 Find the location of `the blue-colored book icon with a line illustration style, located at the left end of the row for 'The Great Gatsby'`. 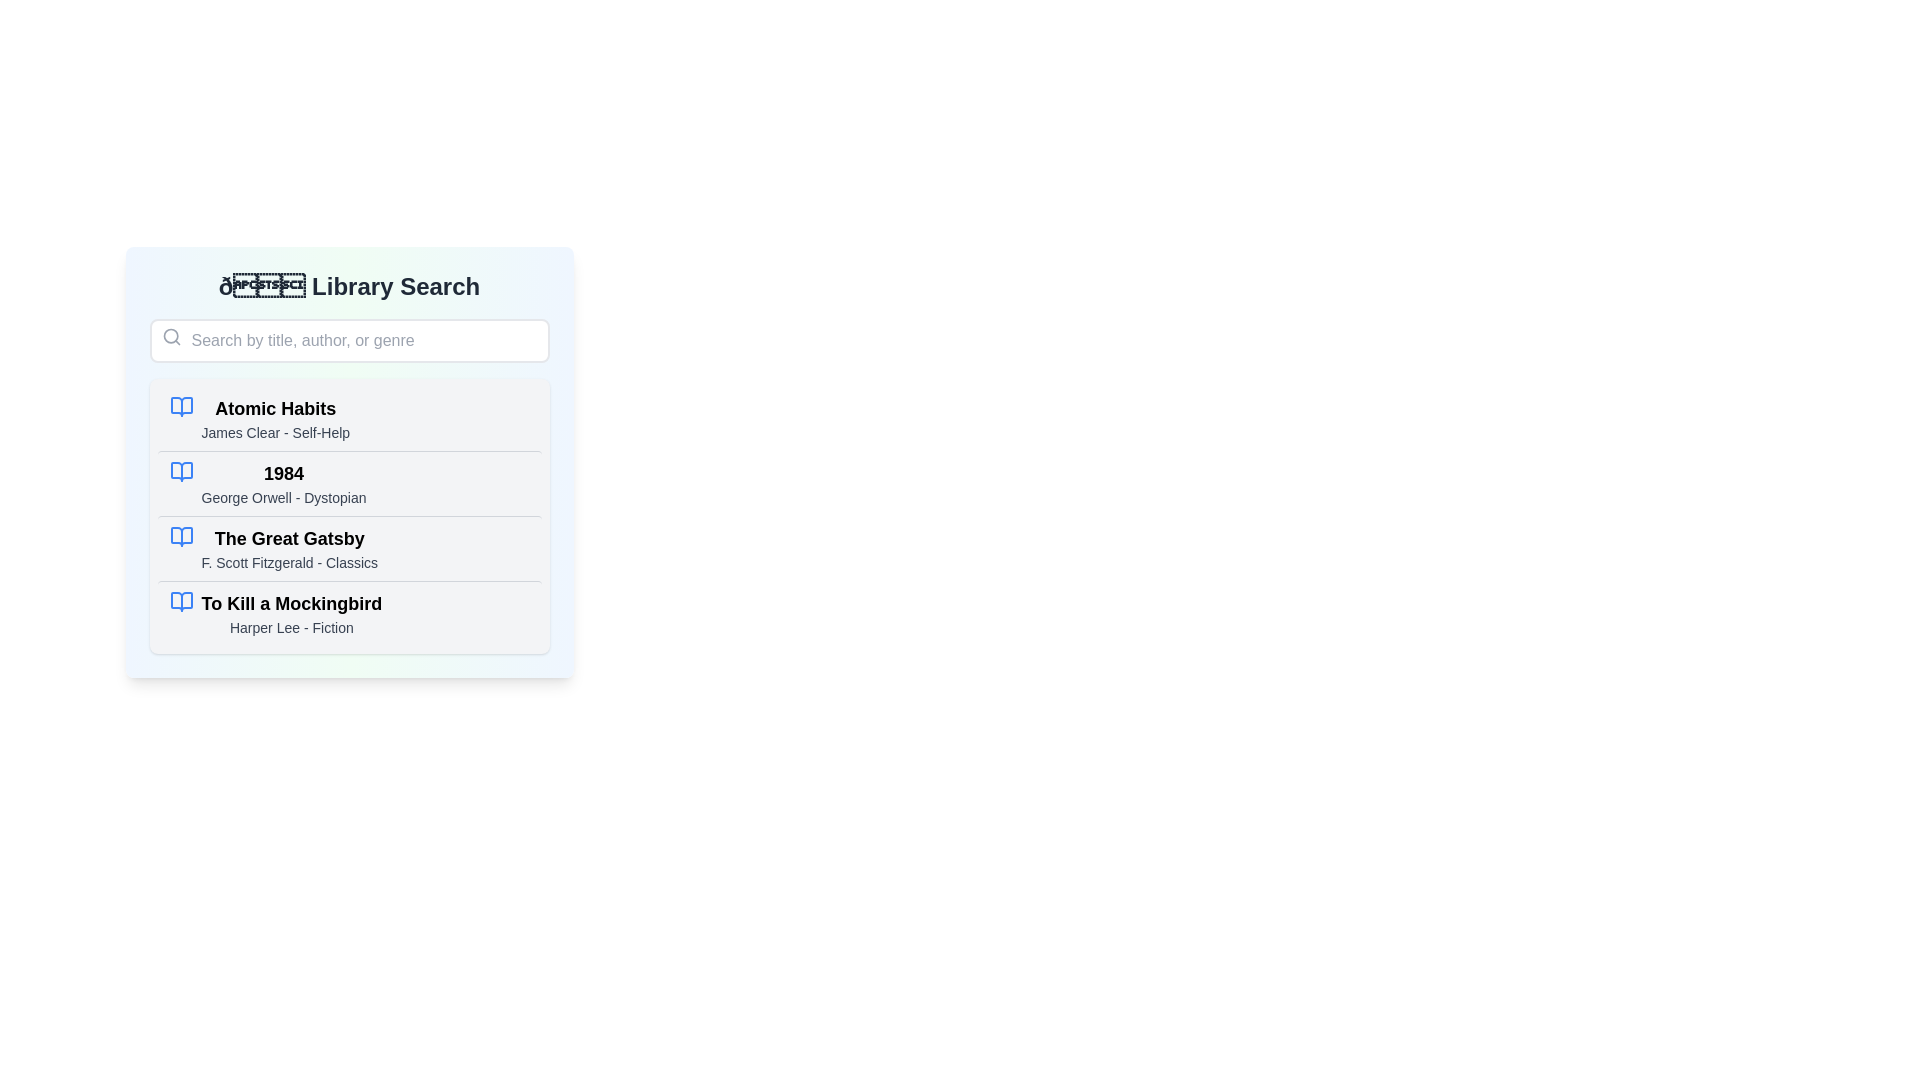

the blue-colored book icon with a line illustration style, located at the left end of the row for 'The Great Gatsby' is located at coordinates (181, 535).